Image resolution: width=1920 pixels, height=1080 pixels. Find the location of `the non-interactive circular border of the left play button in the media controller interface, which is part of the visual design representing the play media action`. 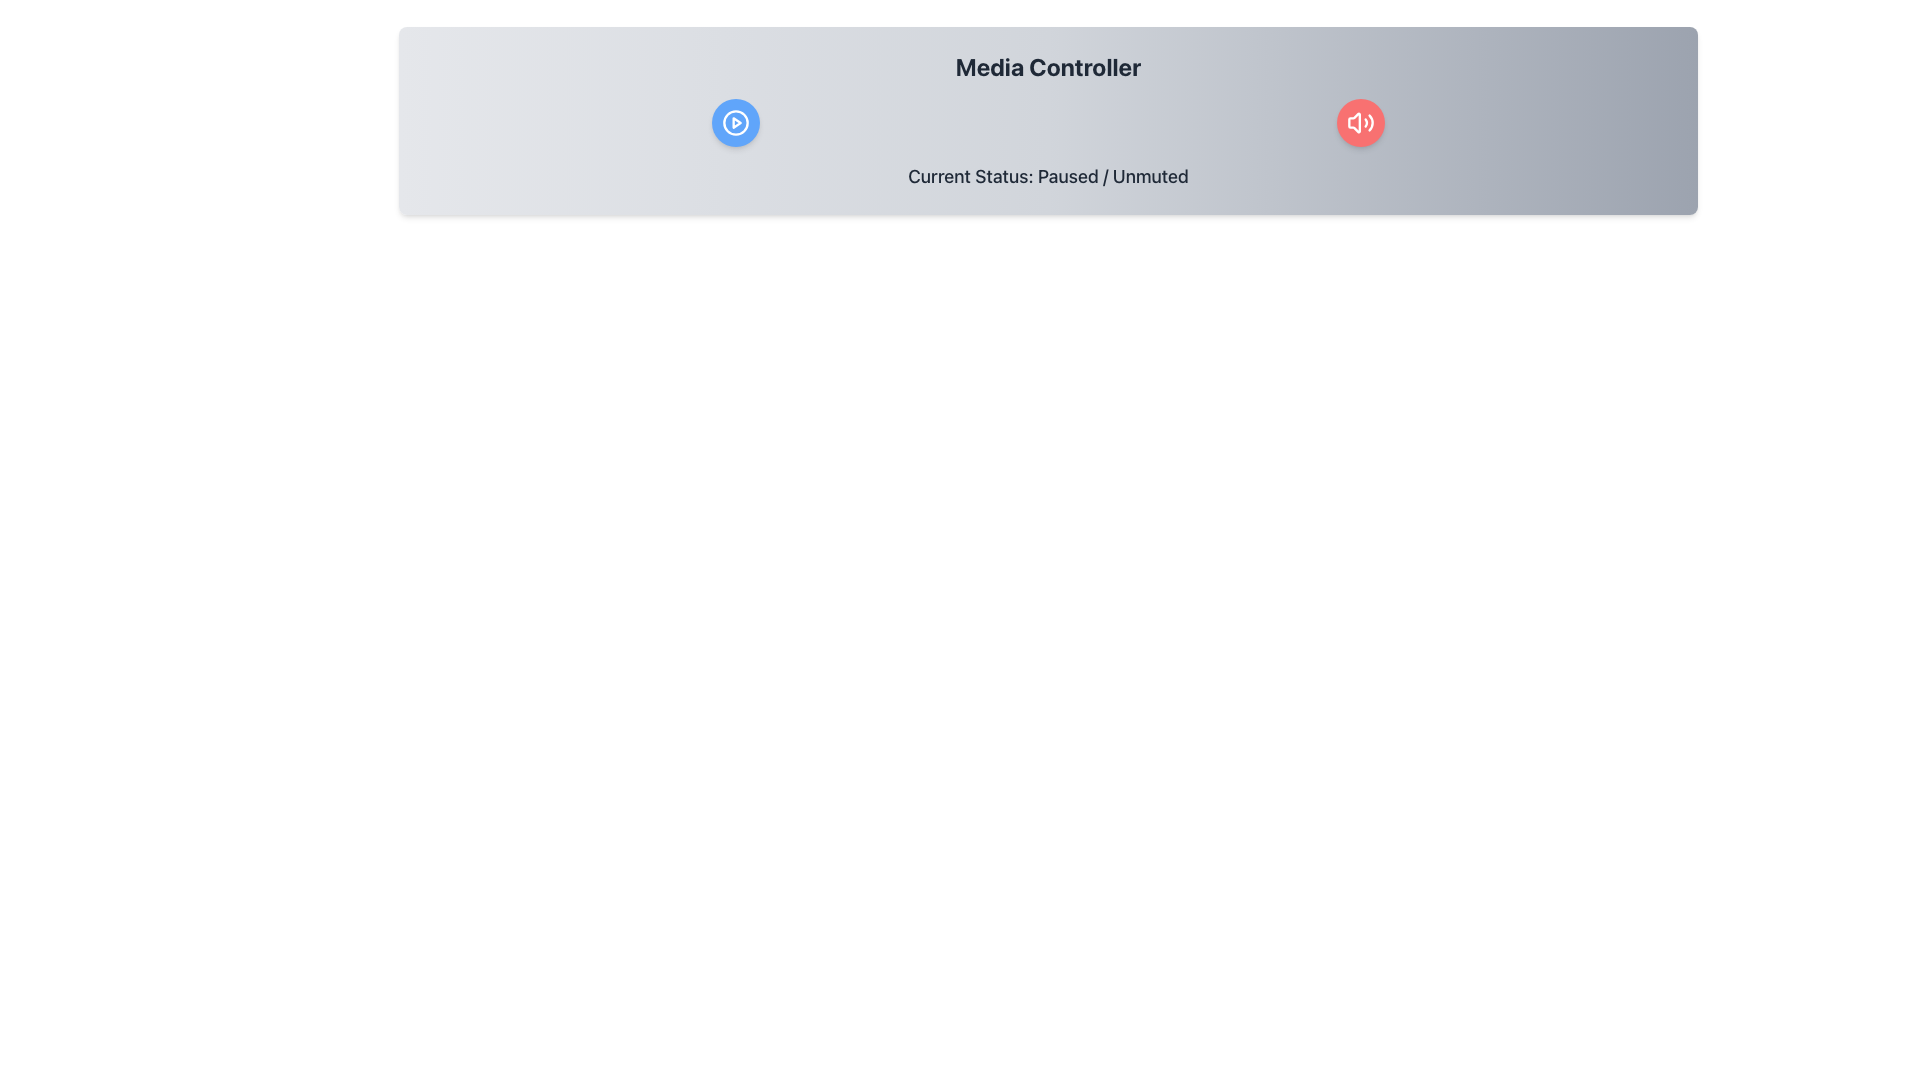

the non-interactive circular border of the left play button in the media controller interface, which is part of the visual design representing the play media action is located at coordinates (734, 123).